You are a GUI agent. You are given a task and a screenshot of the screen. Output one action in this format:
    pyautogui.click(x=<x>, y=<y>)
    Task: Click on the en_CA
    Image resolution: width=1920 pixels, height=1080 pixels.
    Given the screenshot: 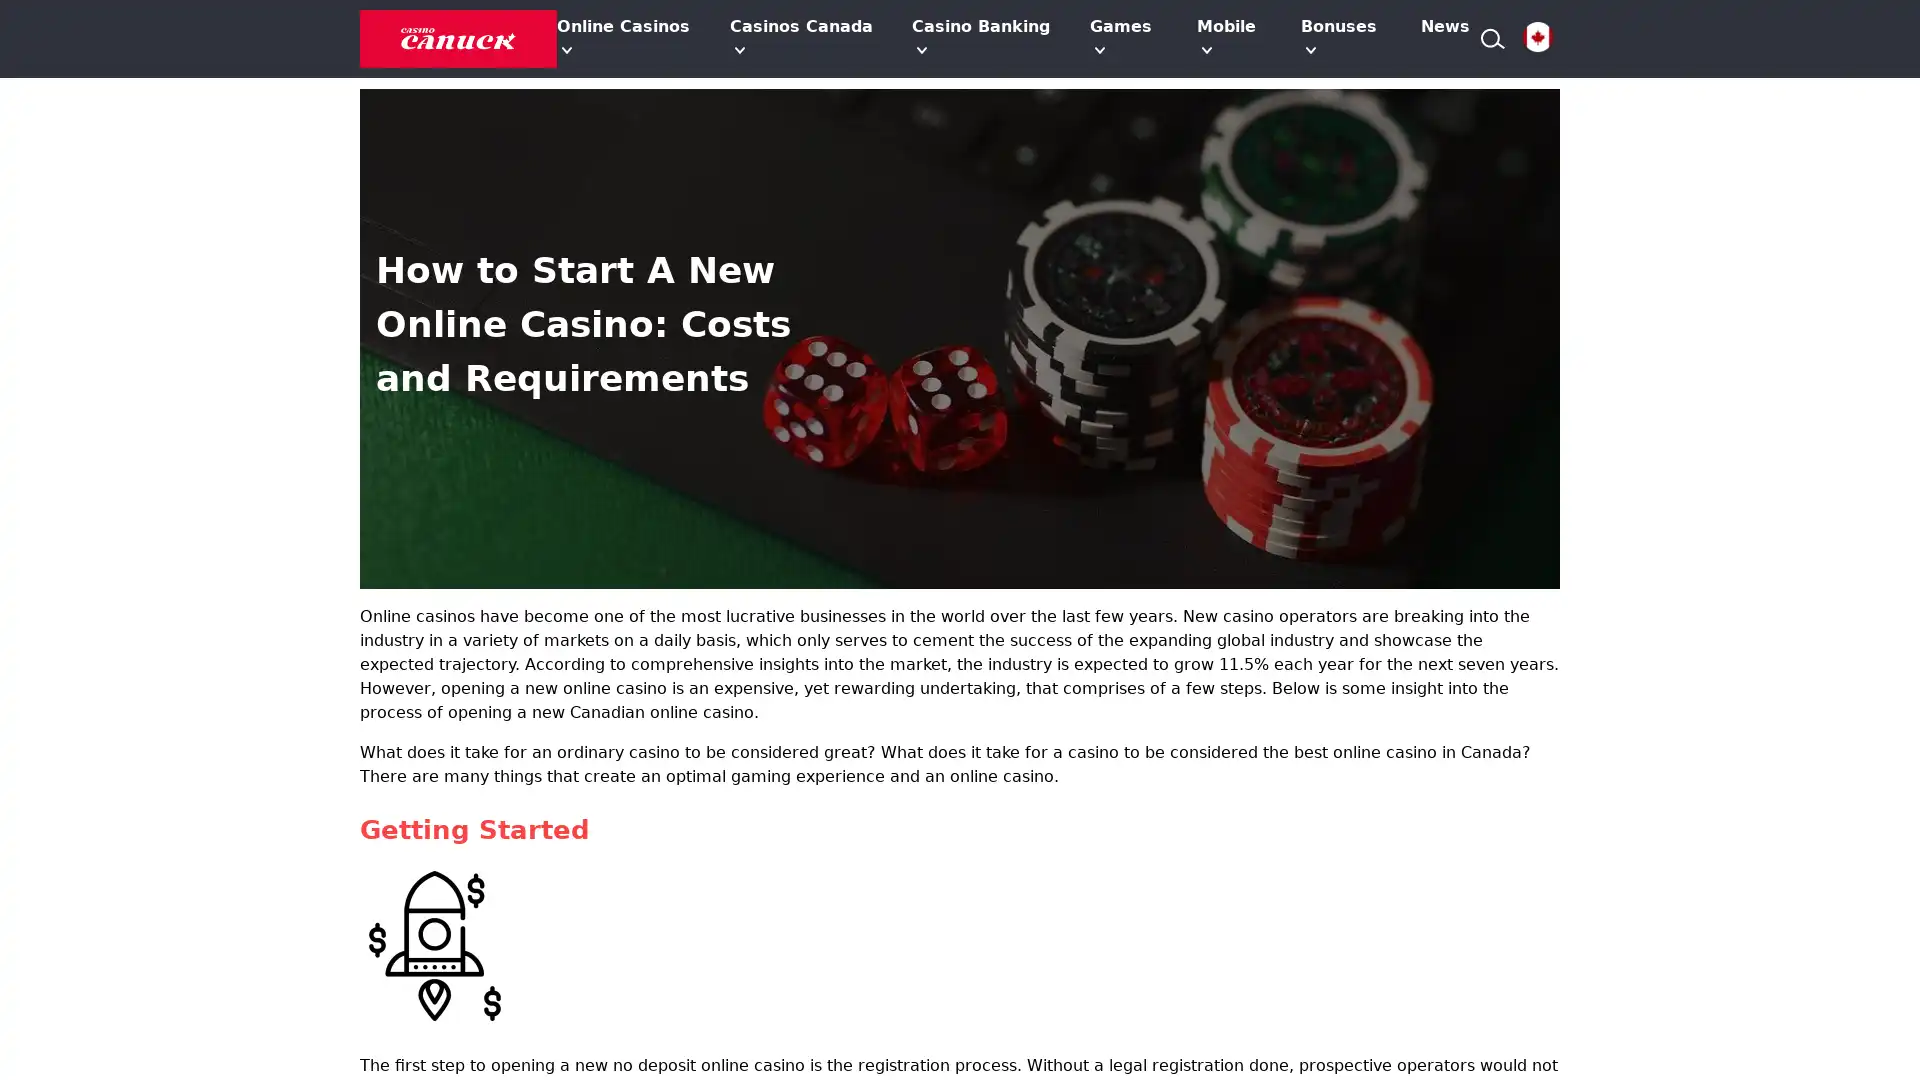 What is the action you would take?
    pyautogui.click(x=1536, y=38)
    